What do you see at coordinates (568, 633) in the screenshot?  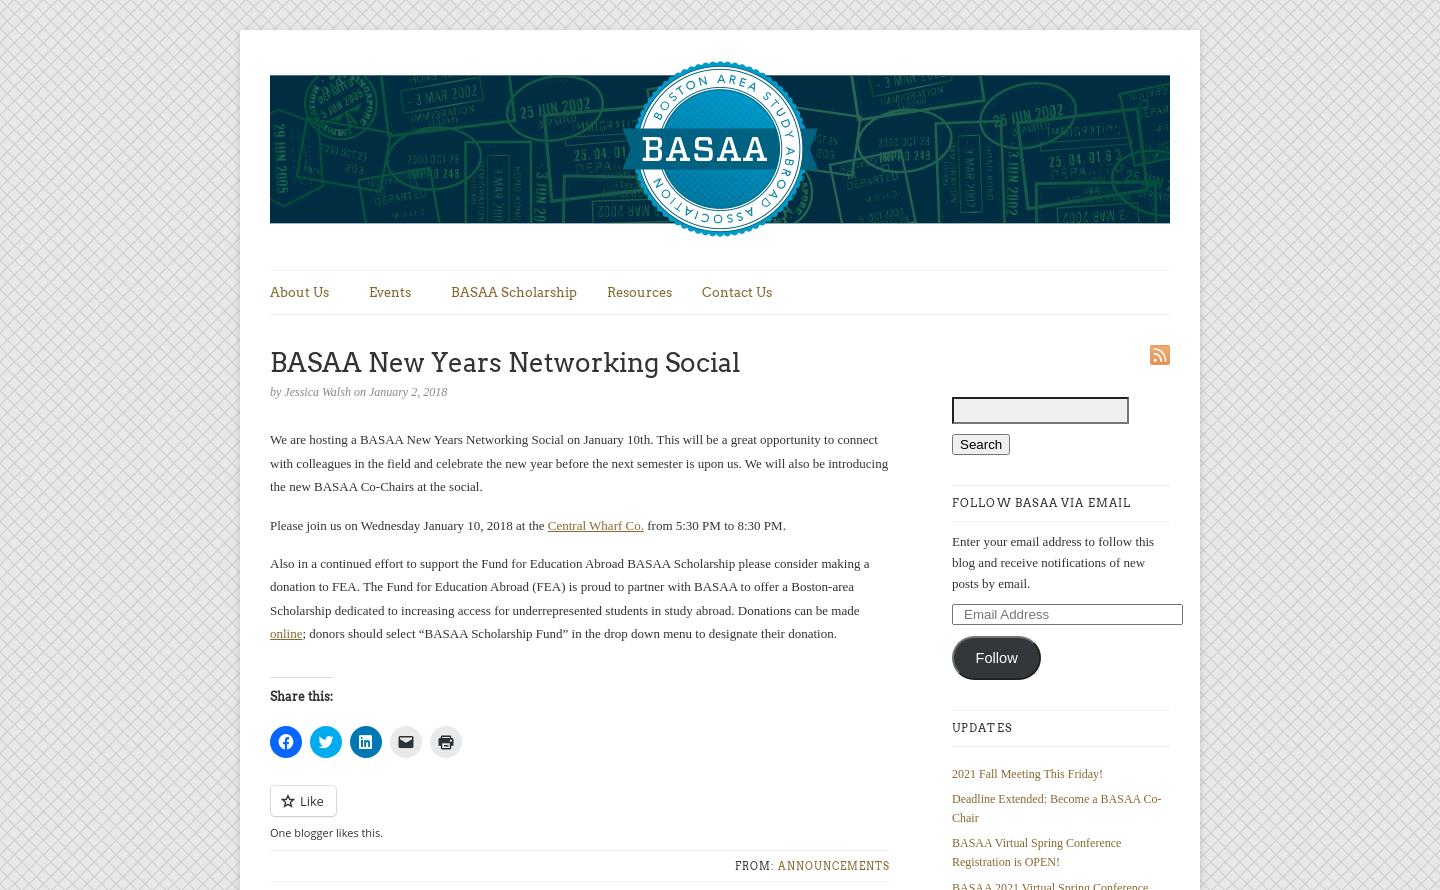 I see `'; donors should select “BASAA Scholarship Fund” in the drop down menu to designate their donation.'` at bounding box center [568, 633].